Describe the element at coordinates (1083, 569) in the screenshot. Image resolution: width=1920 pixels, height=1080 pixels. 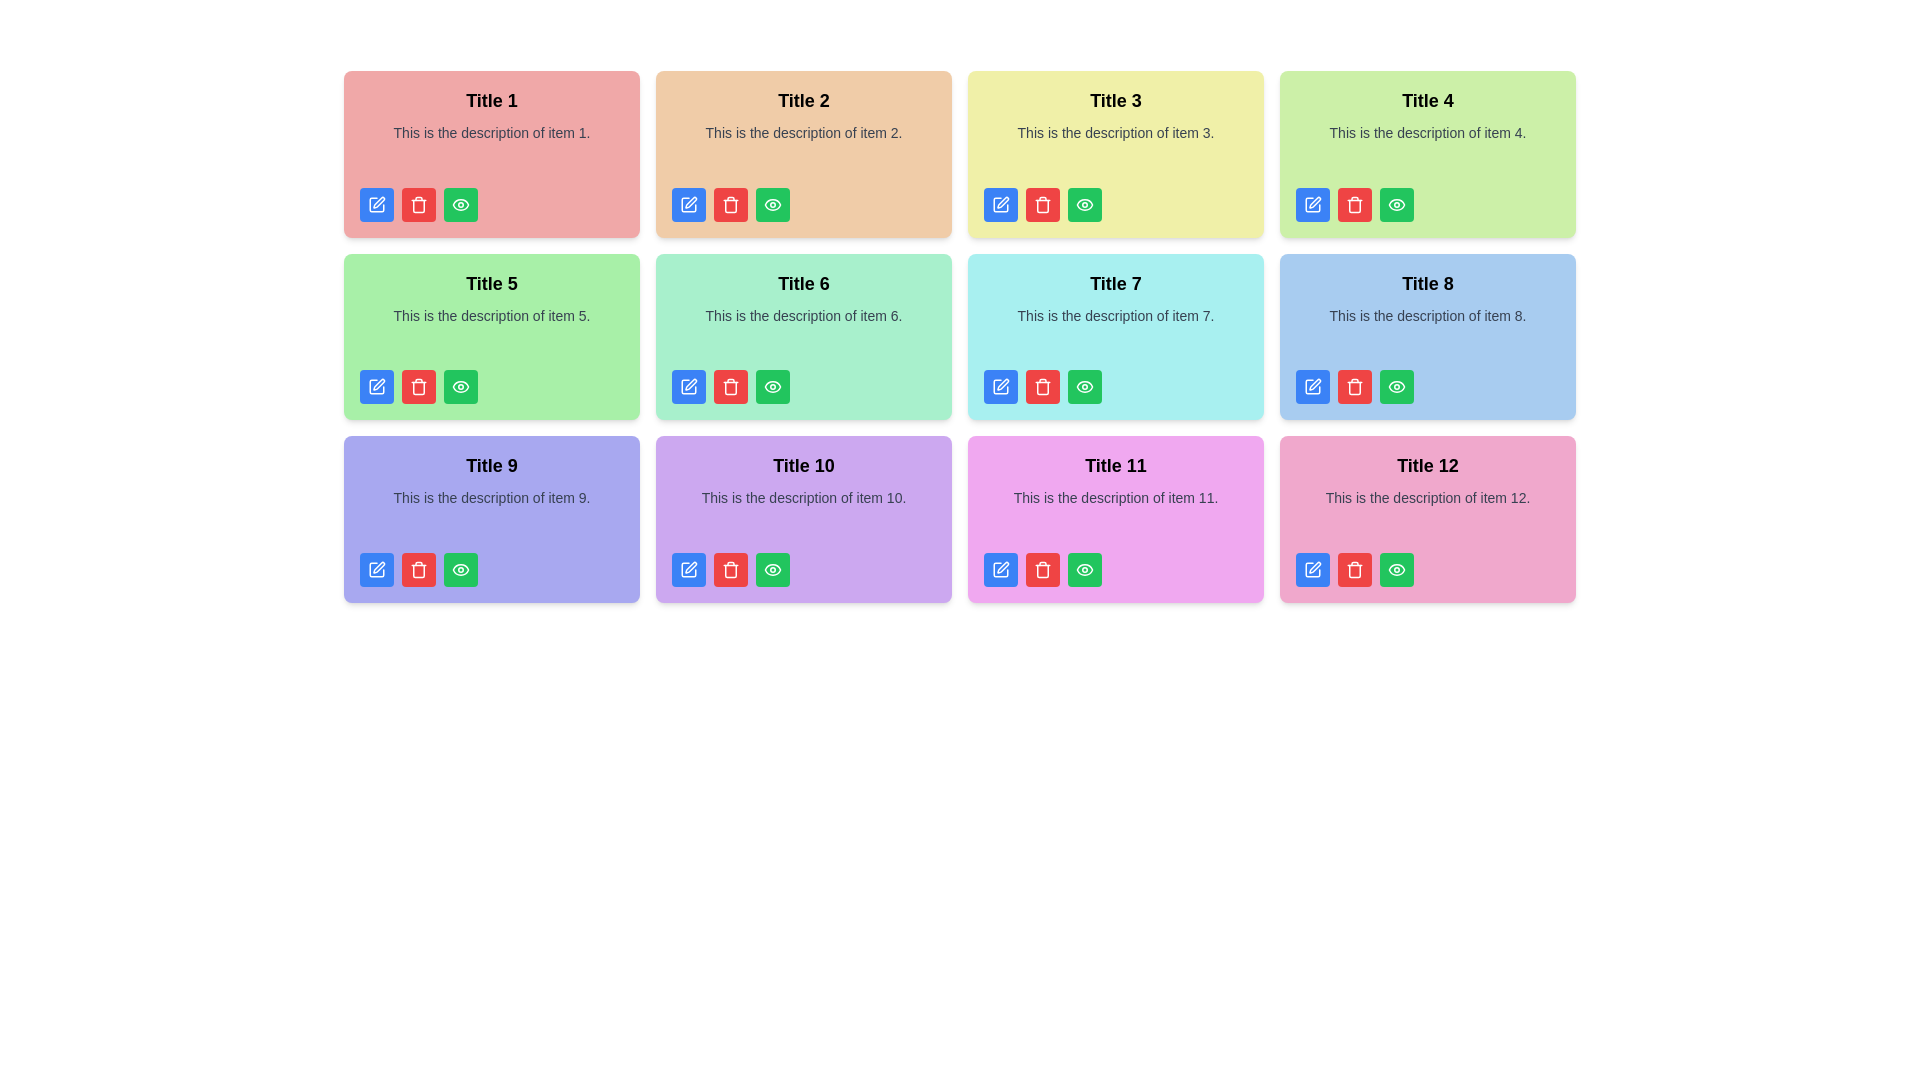
I see `the eye icon button located in the bottom-right corner of the card labeled 'Title 11', which features a green background and white outline` at that location.